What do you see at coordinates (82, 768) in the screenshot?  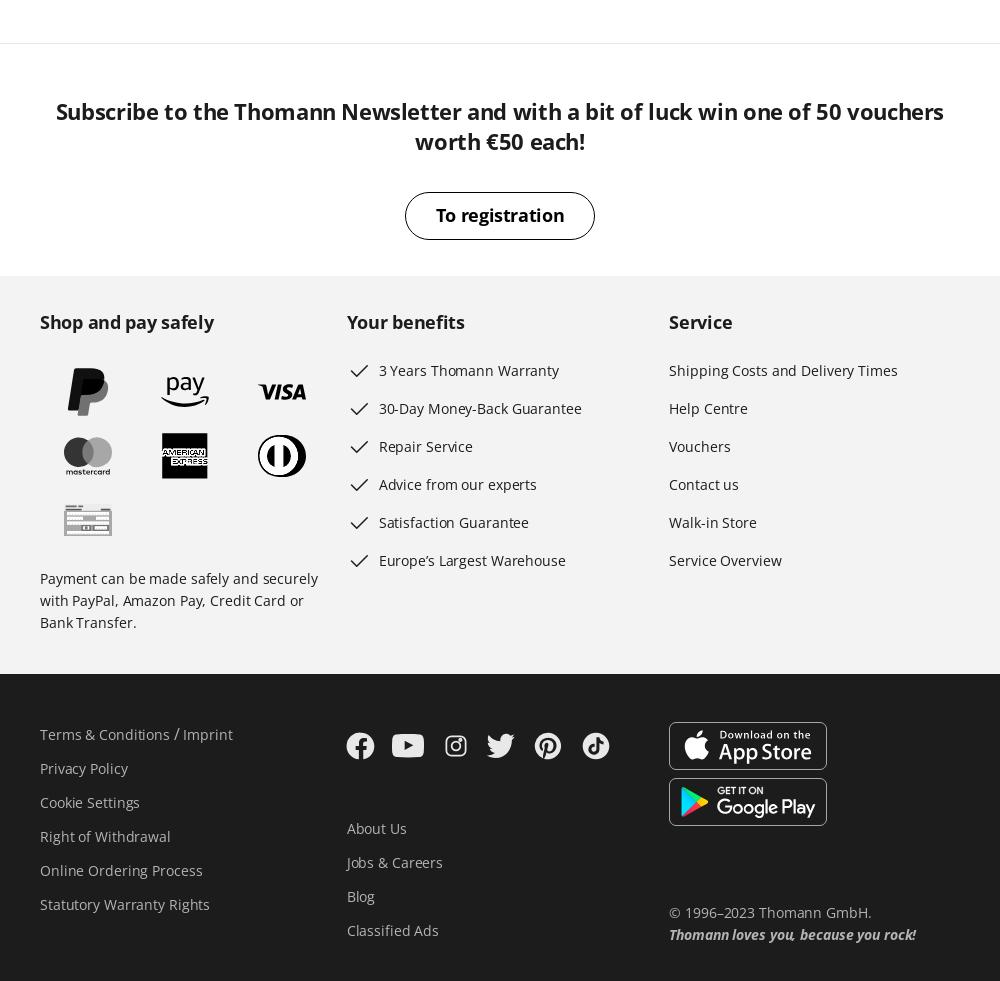 I see `'Privacy Policy'` at bounding box center [82, 768].